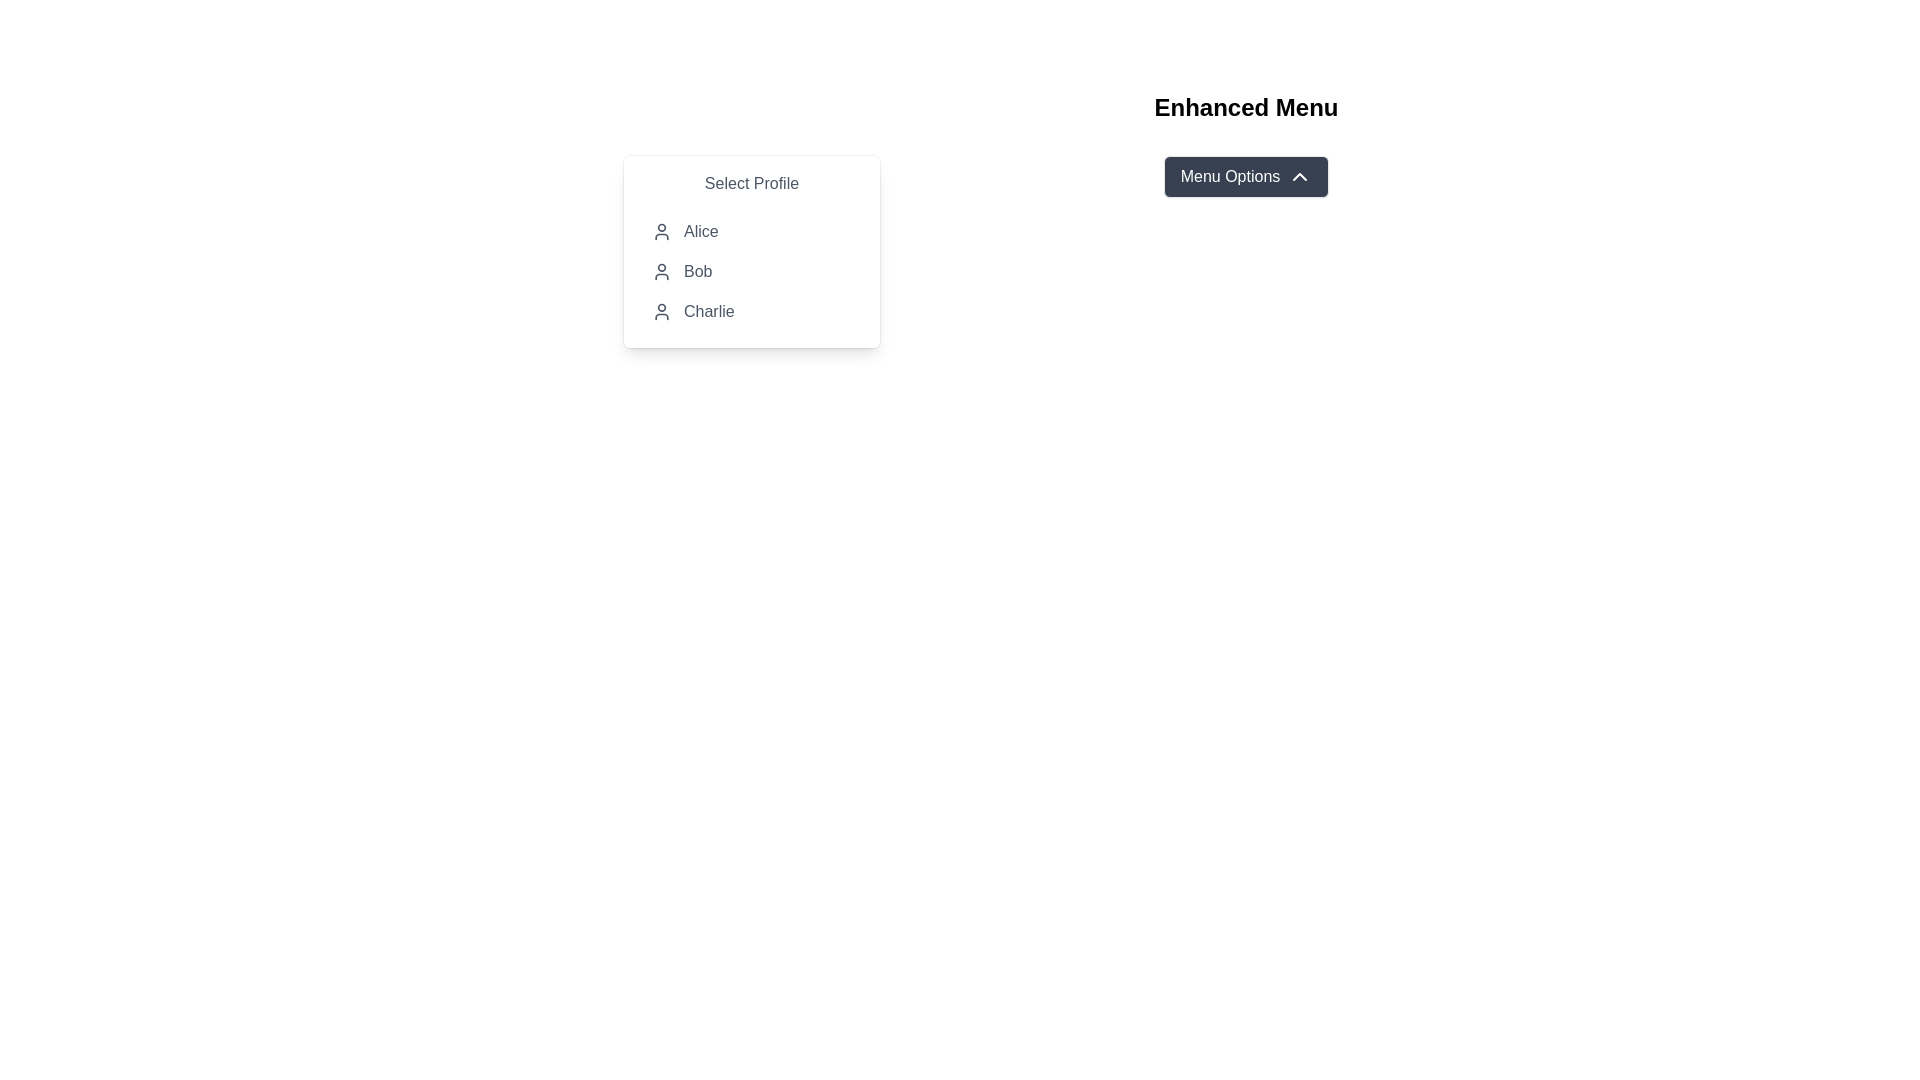  What do you see at coordinates (1245, 176) in the screenshot?
I see `the dropdown button located centrally beneath the 'Enhanced Menu' heading` at bounding box center [1245, 176].